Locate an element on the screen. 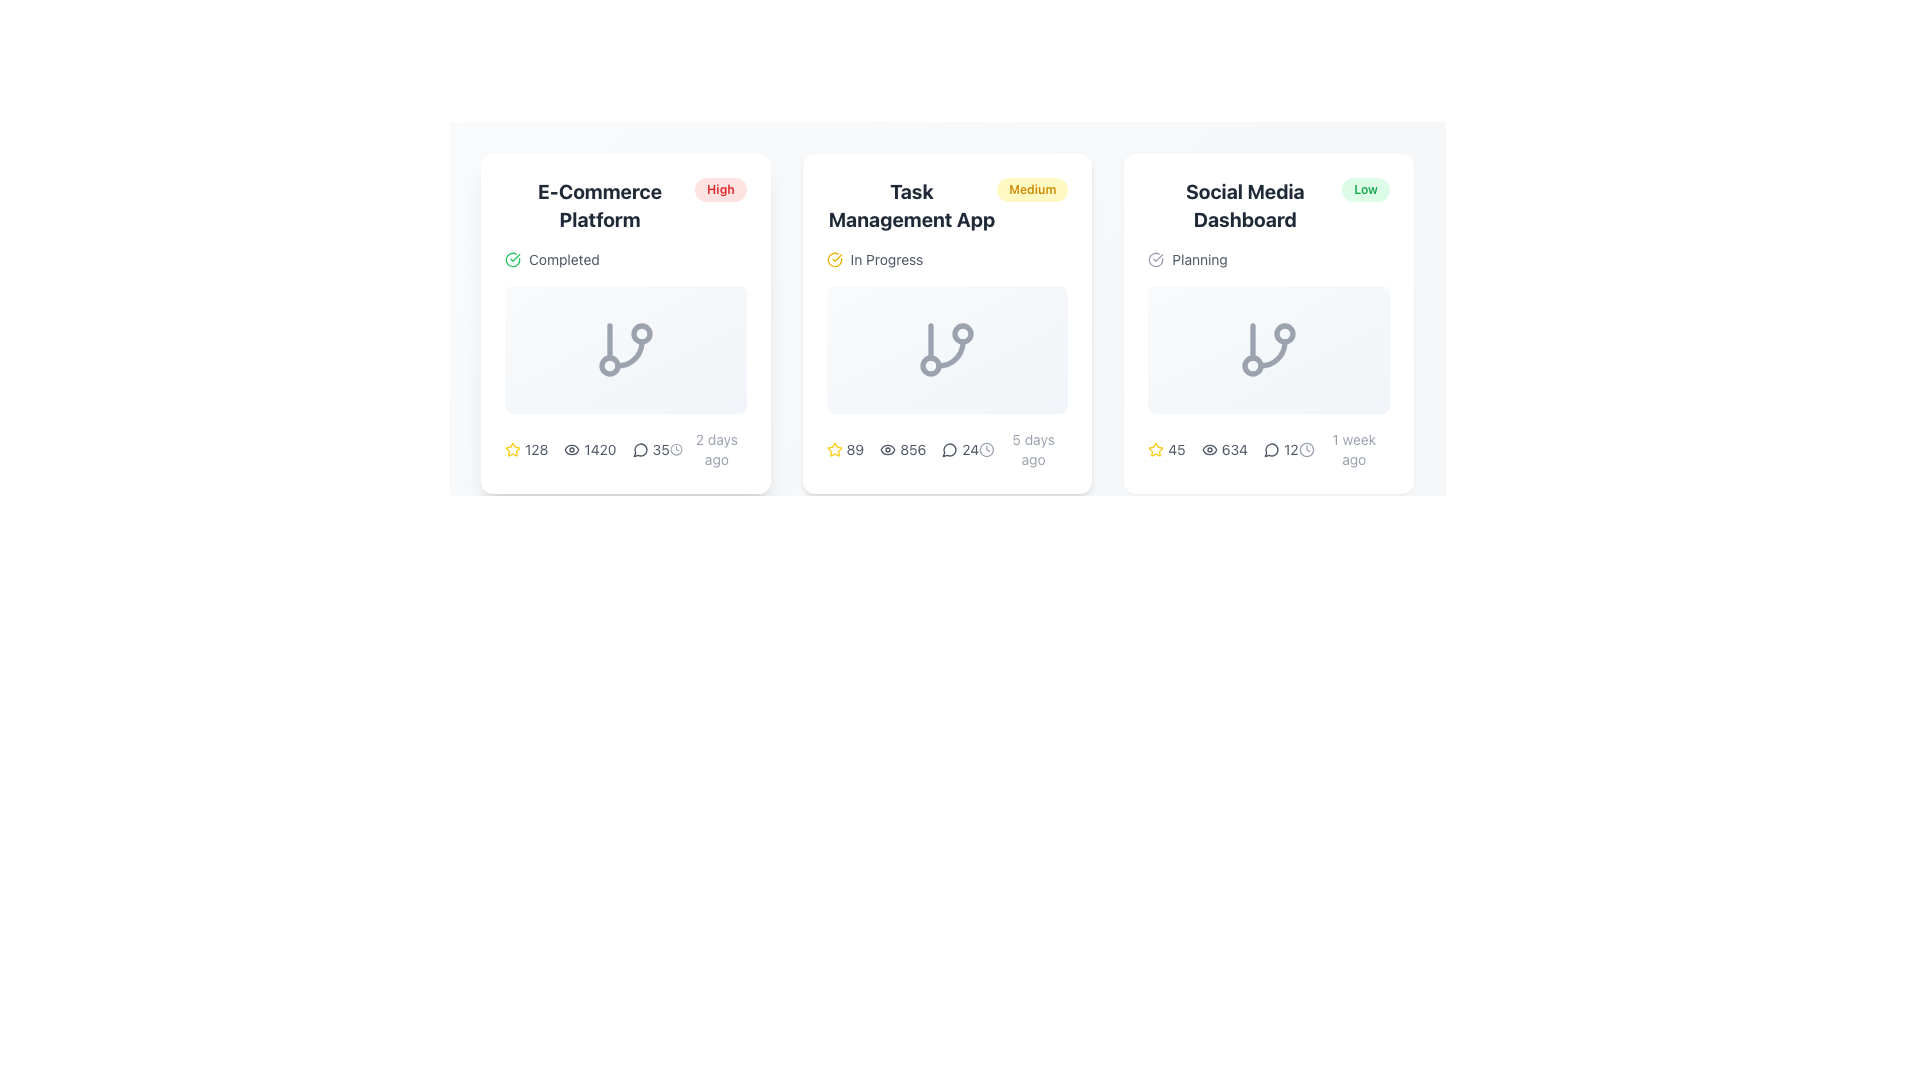  the eye-like icon located in the lower portion of the 'Social Media Dashboard' card for additional actions or metrics is located at coordinates (1208, 450).